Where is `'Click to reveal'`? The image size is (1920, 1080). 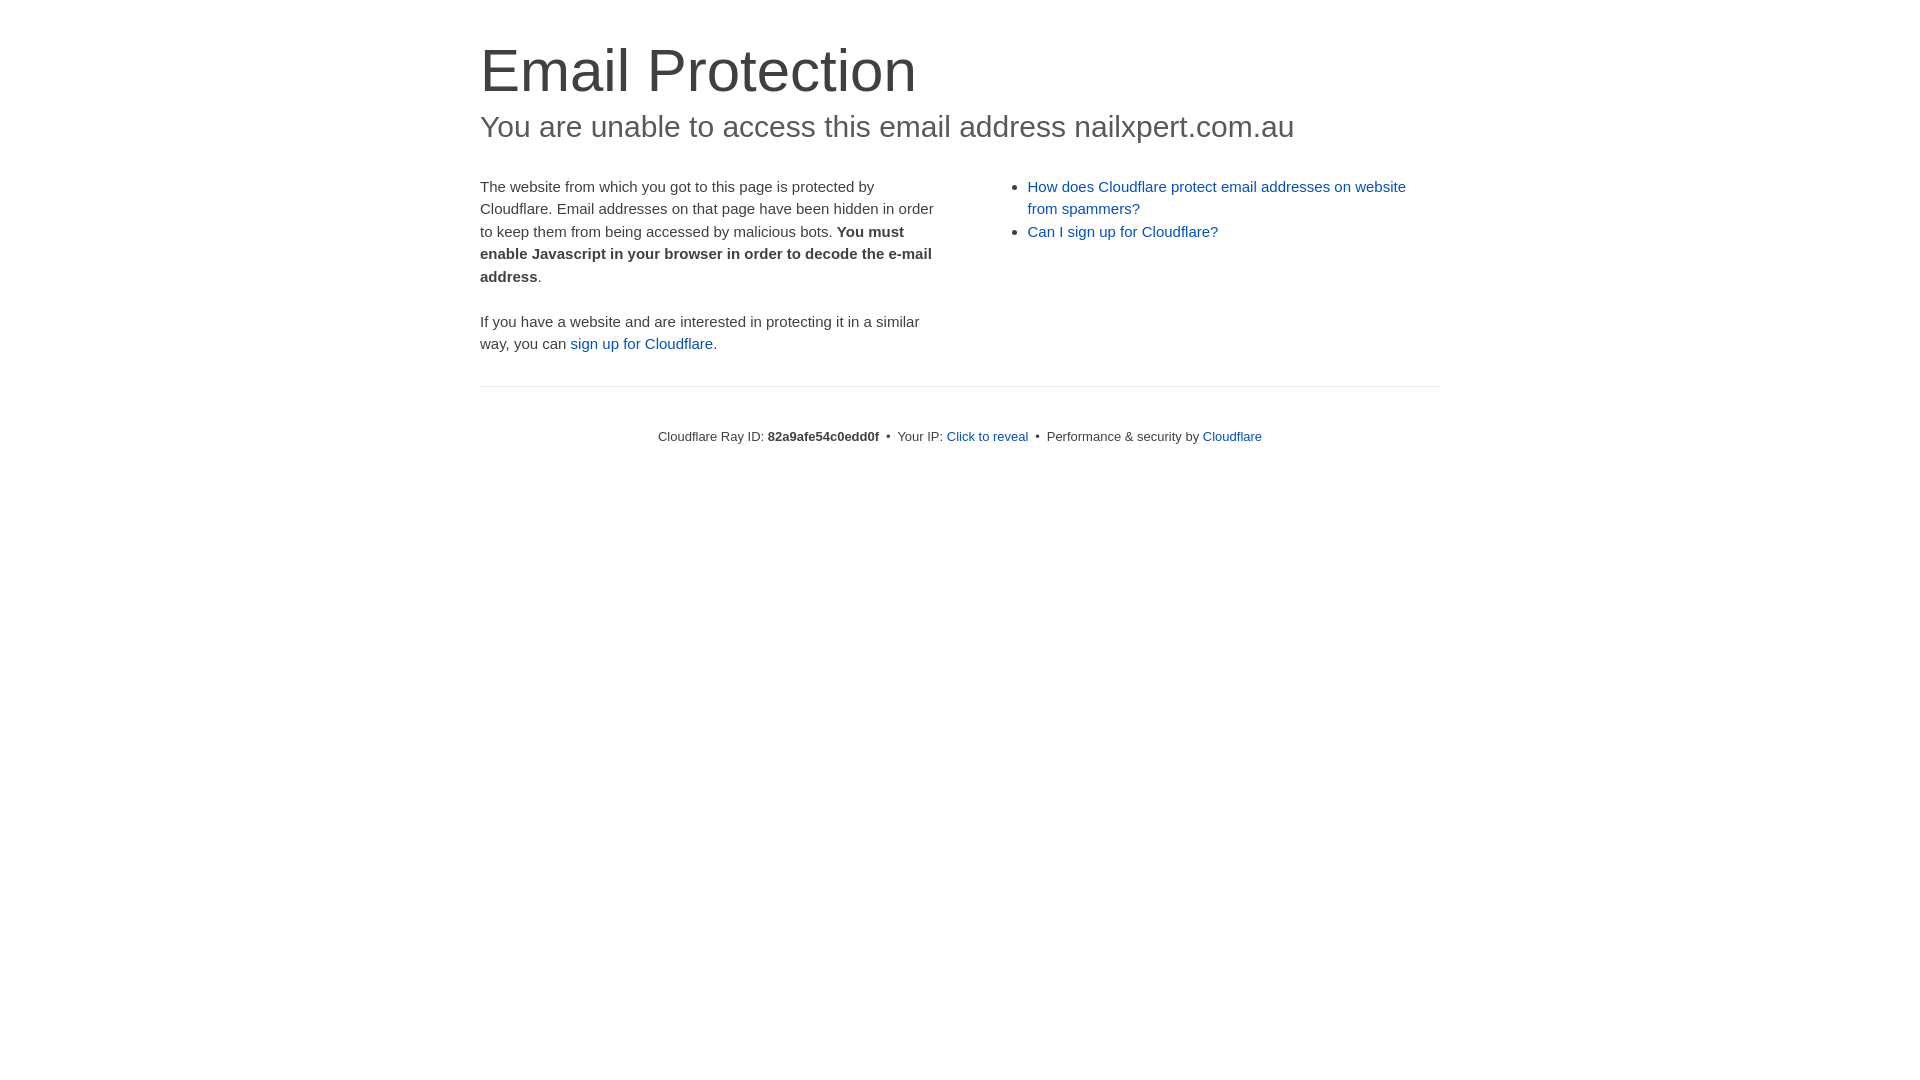 'Click to reveal' is located at coordinates (988, 435).